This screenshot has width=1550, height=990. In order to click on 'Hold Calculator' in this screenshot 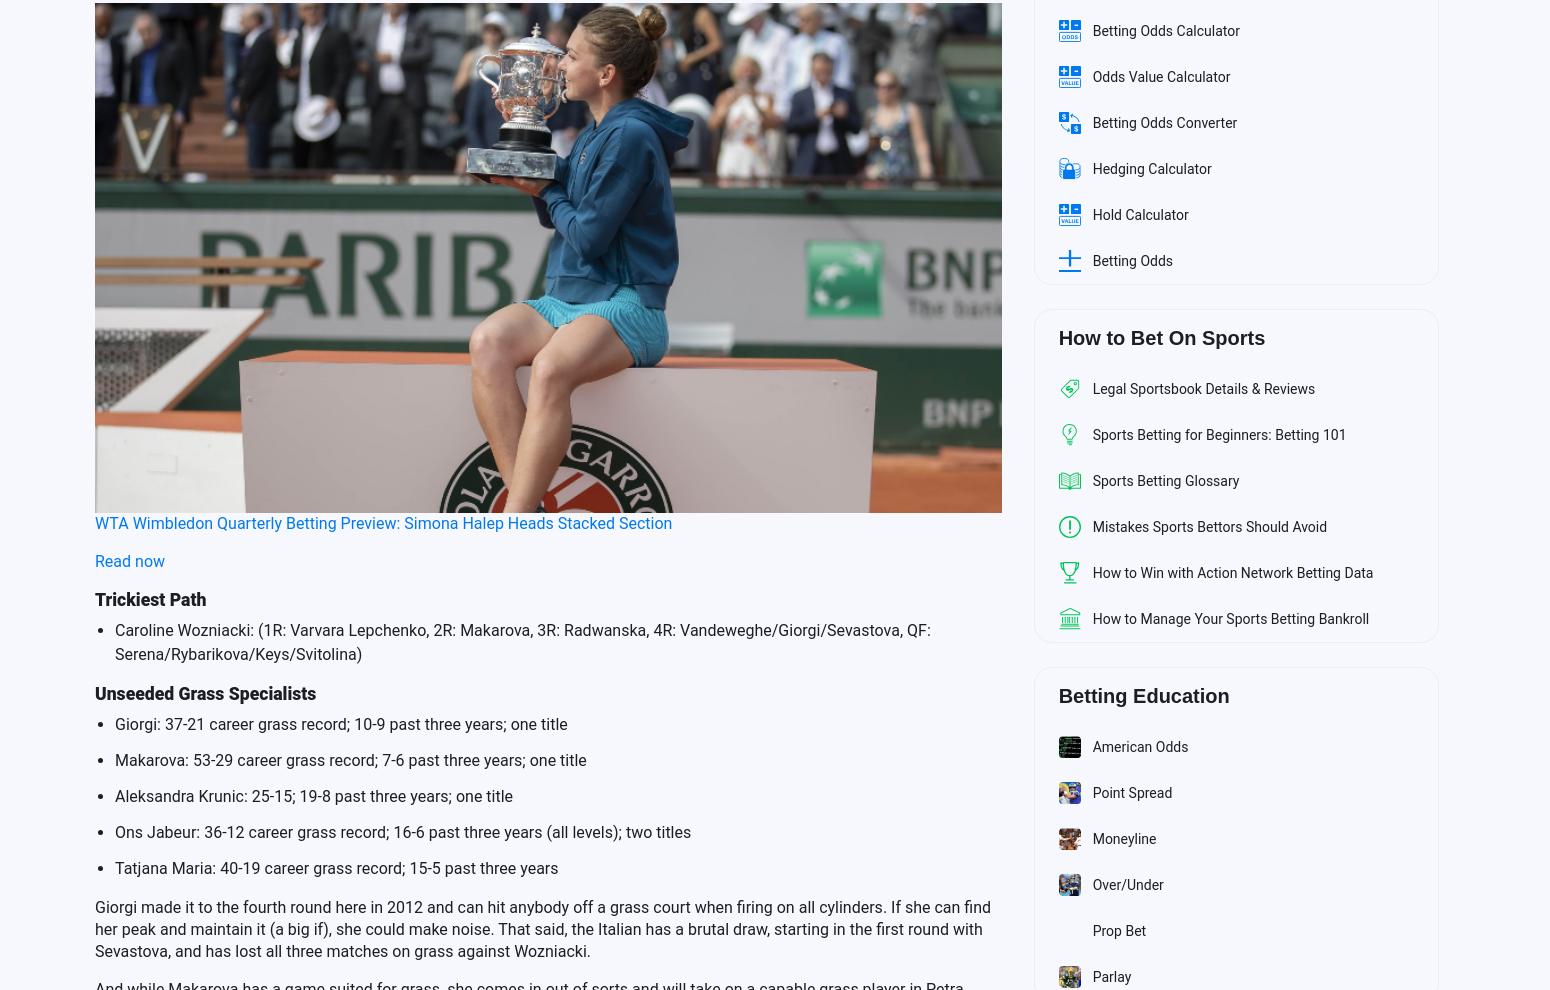, I will do `click(1139, 213)`.